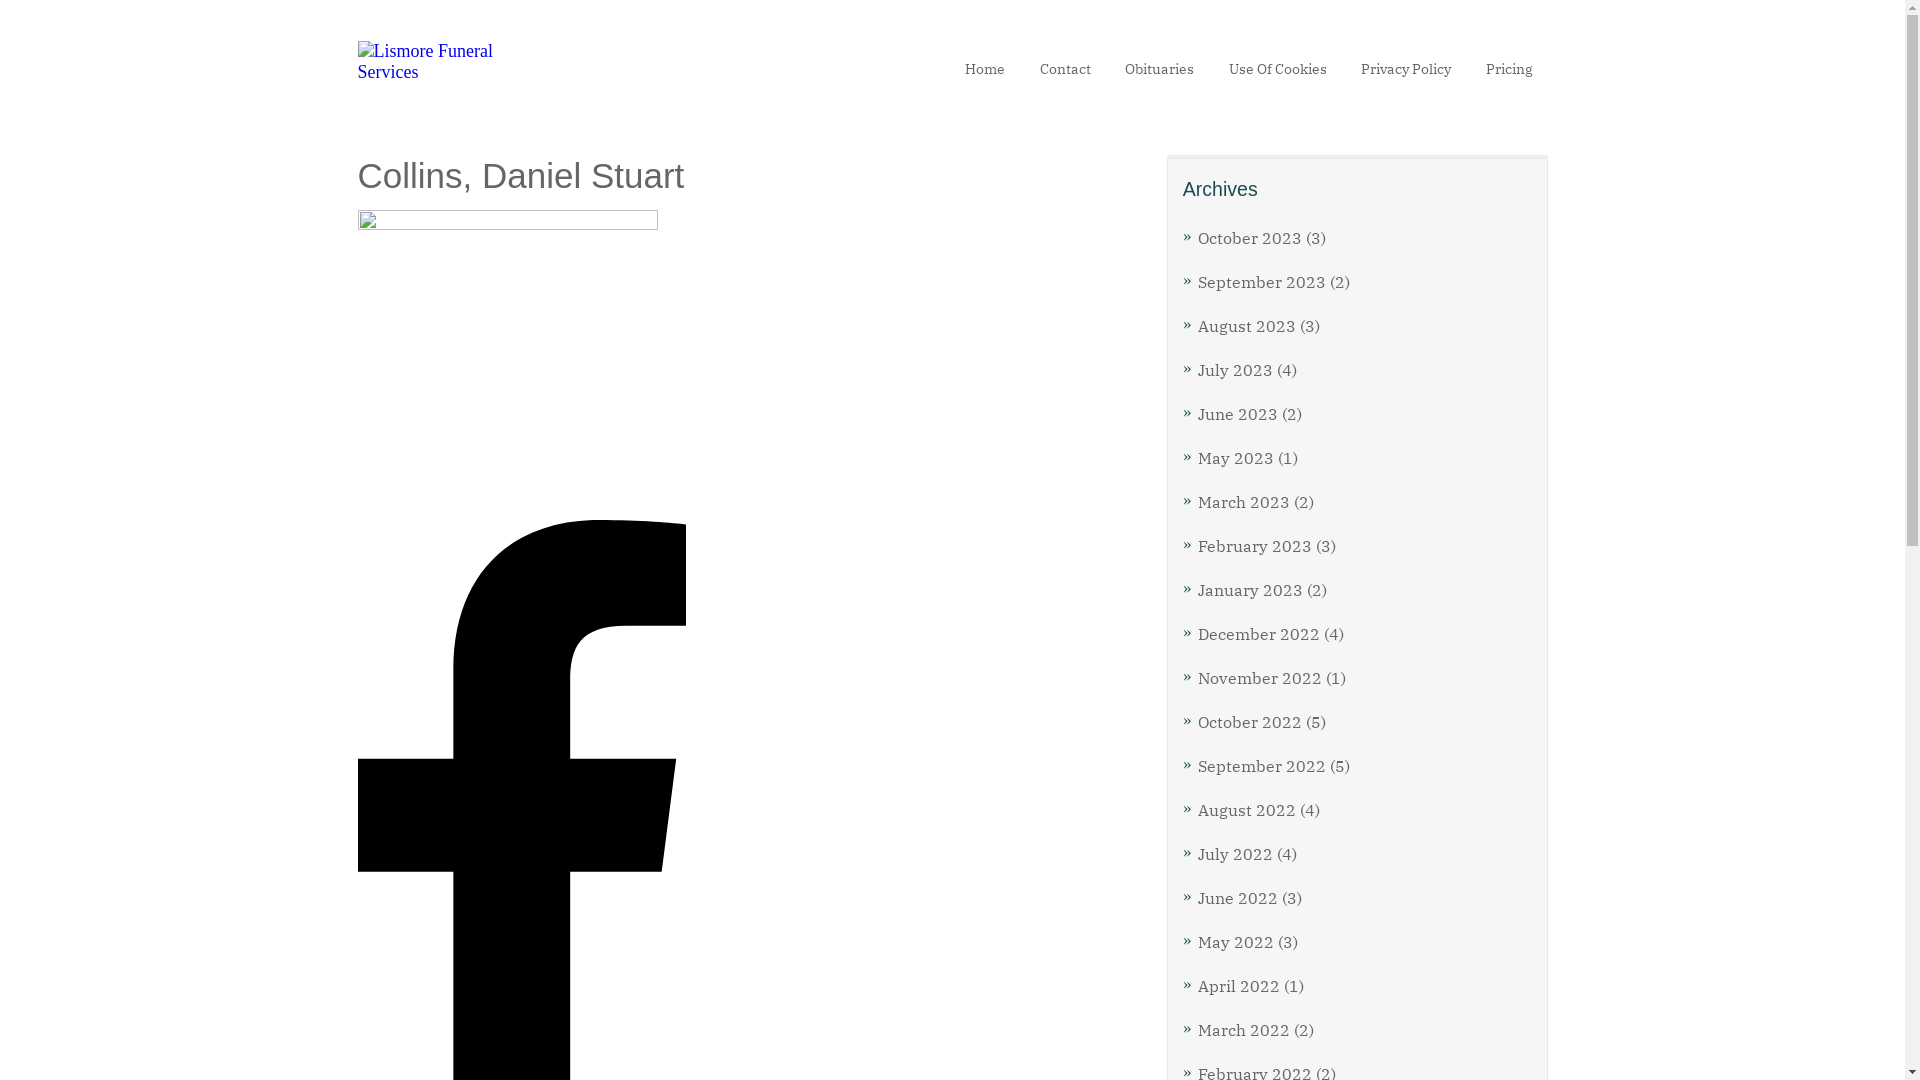 The width and height of the screenshot is (1920, 1080). What do you see at coordinates (1198, 985) in the screenshot?
I see `'April 2022'` at bounding box center [1198, 985].